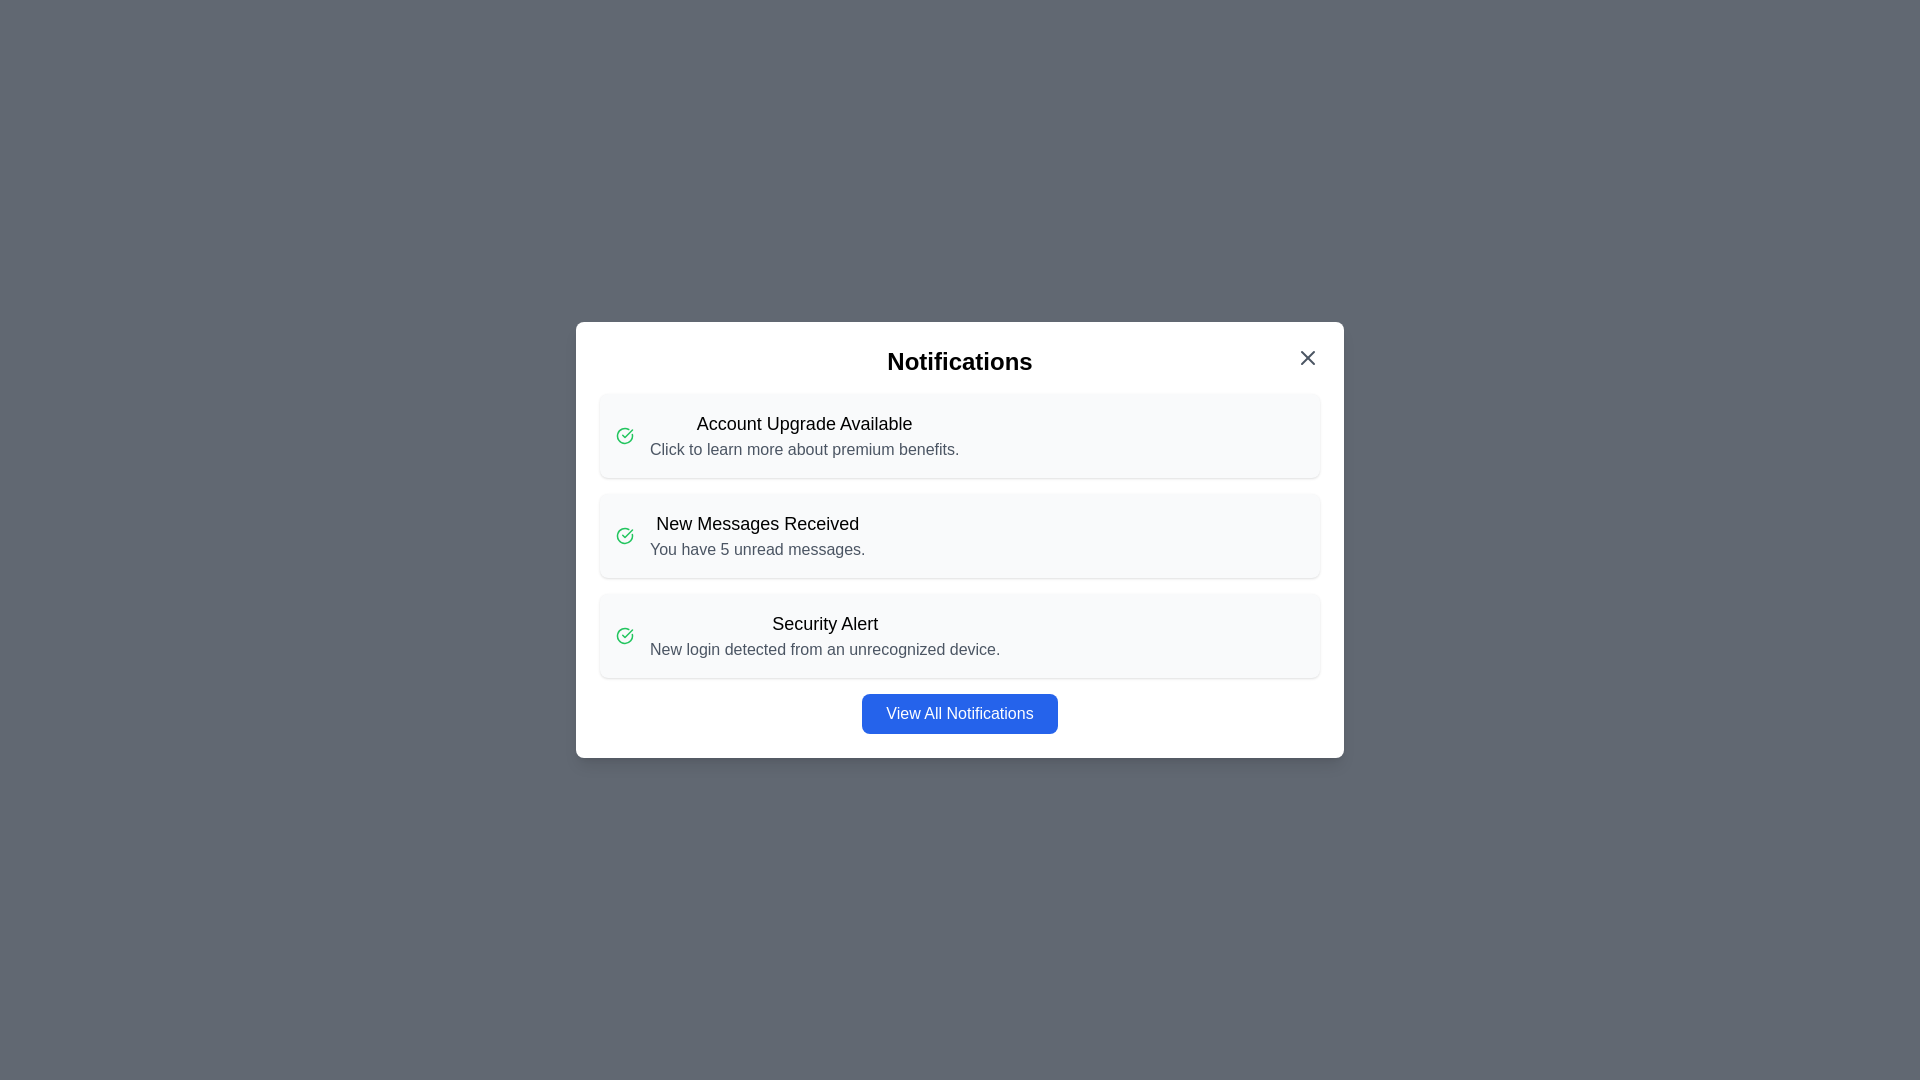 This screenshot has width=1920, height=1080. What do you see at coordinates (825, 650) in the screenshot?
I see `the static text reading 'New login detected from an unrecognized device.' located in the lower section of the 'Security Alert' notification card` at bounding box center [825, 650].